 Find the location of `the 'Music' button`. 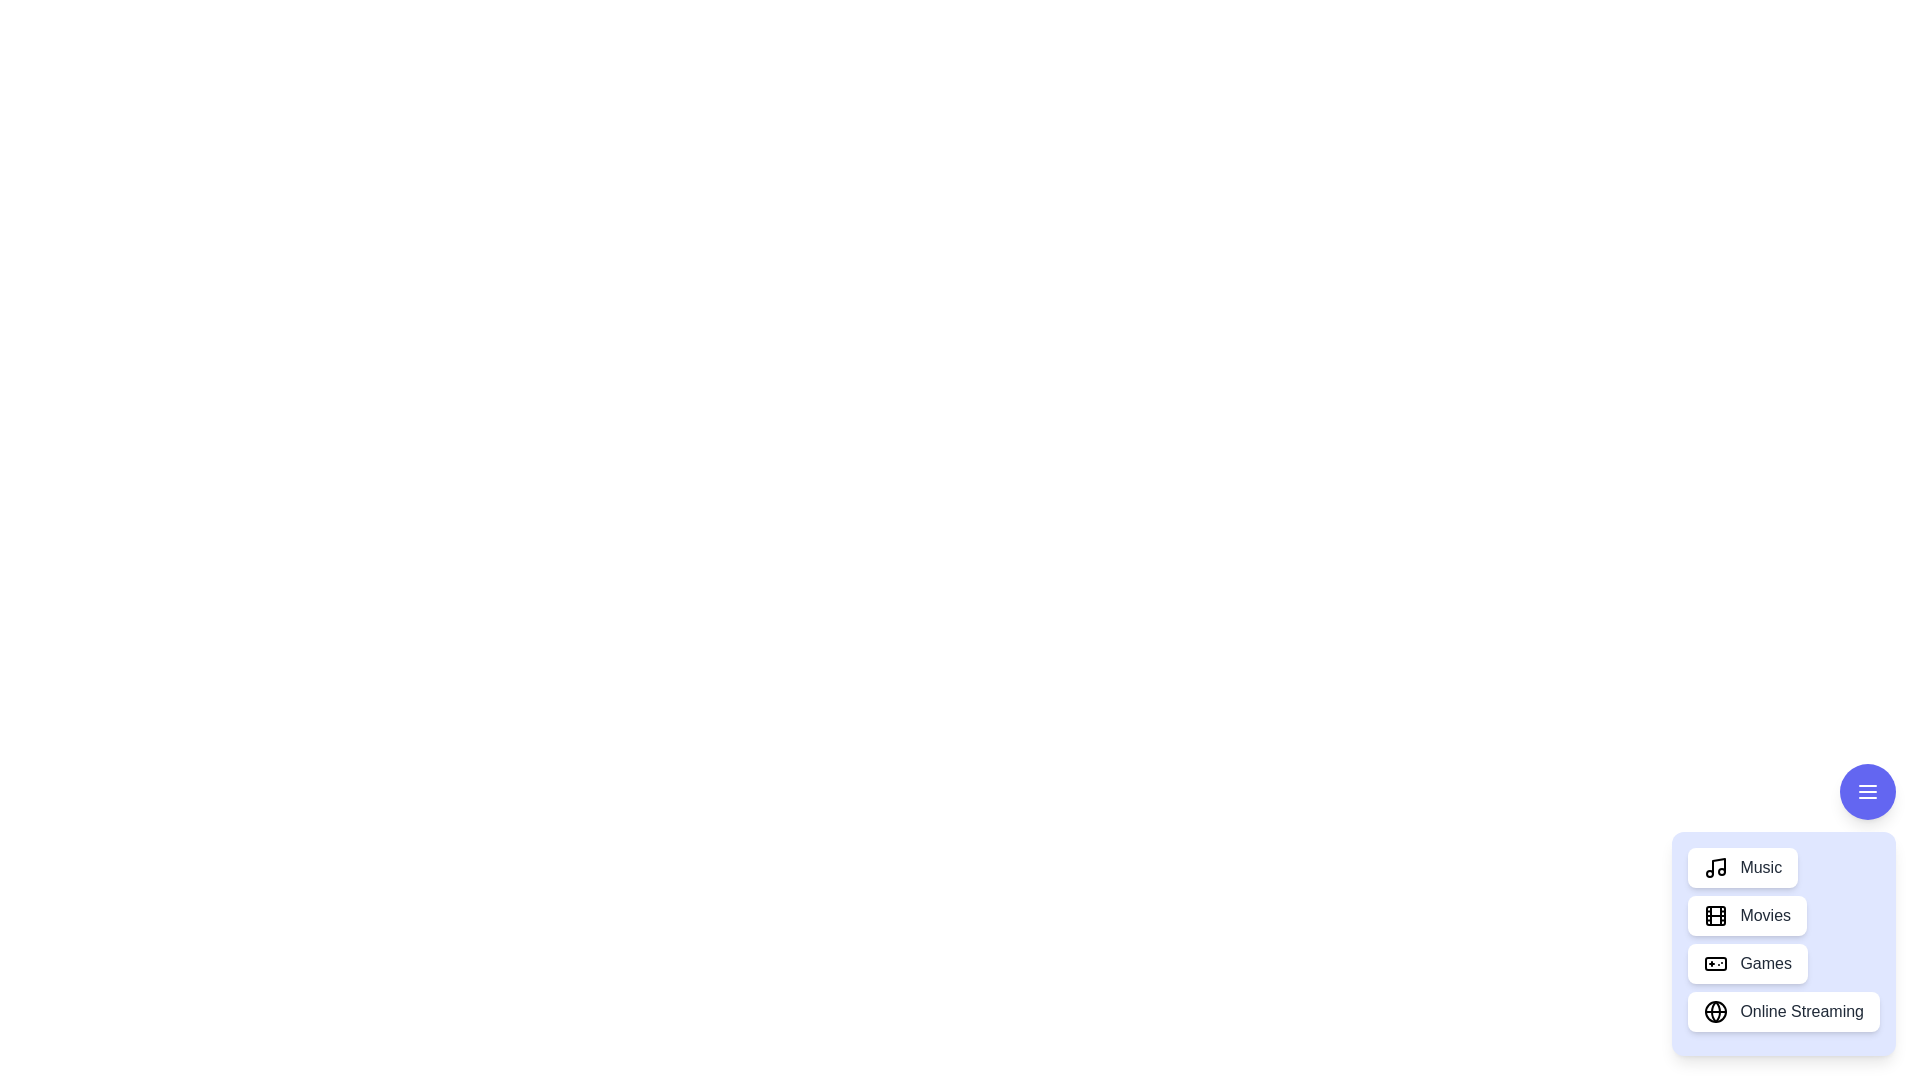

the 'Music' button is located at coordinates (1741, 866).